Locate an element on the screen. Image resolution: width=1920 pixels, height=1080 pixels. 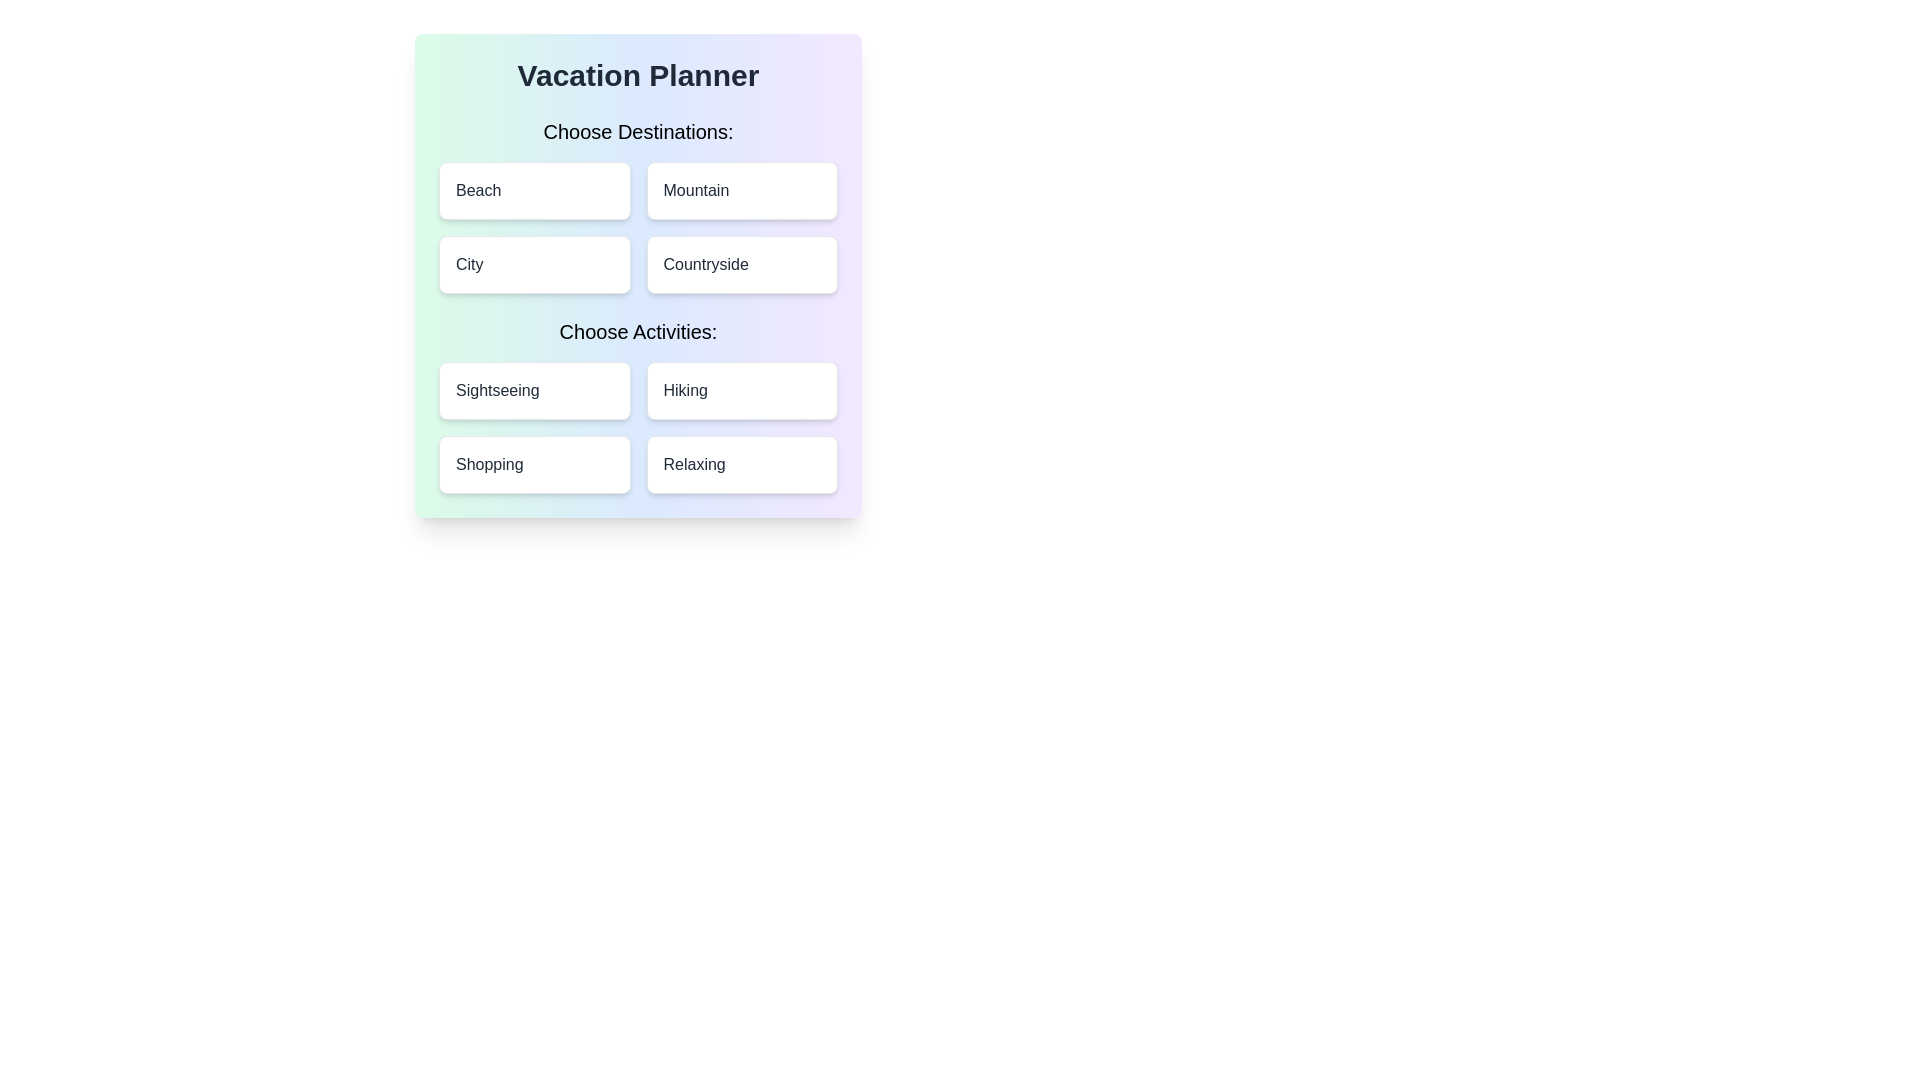
the 'Sightseeing' tile in the grid layout containing buttons labeled 'Sightseeing', 'Hiking', 'Shopping', and 'Relaxing' is located at coordinates (637, 427).